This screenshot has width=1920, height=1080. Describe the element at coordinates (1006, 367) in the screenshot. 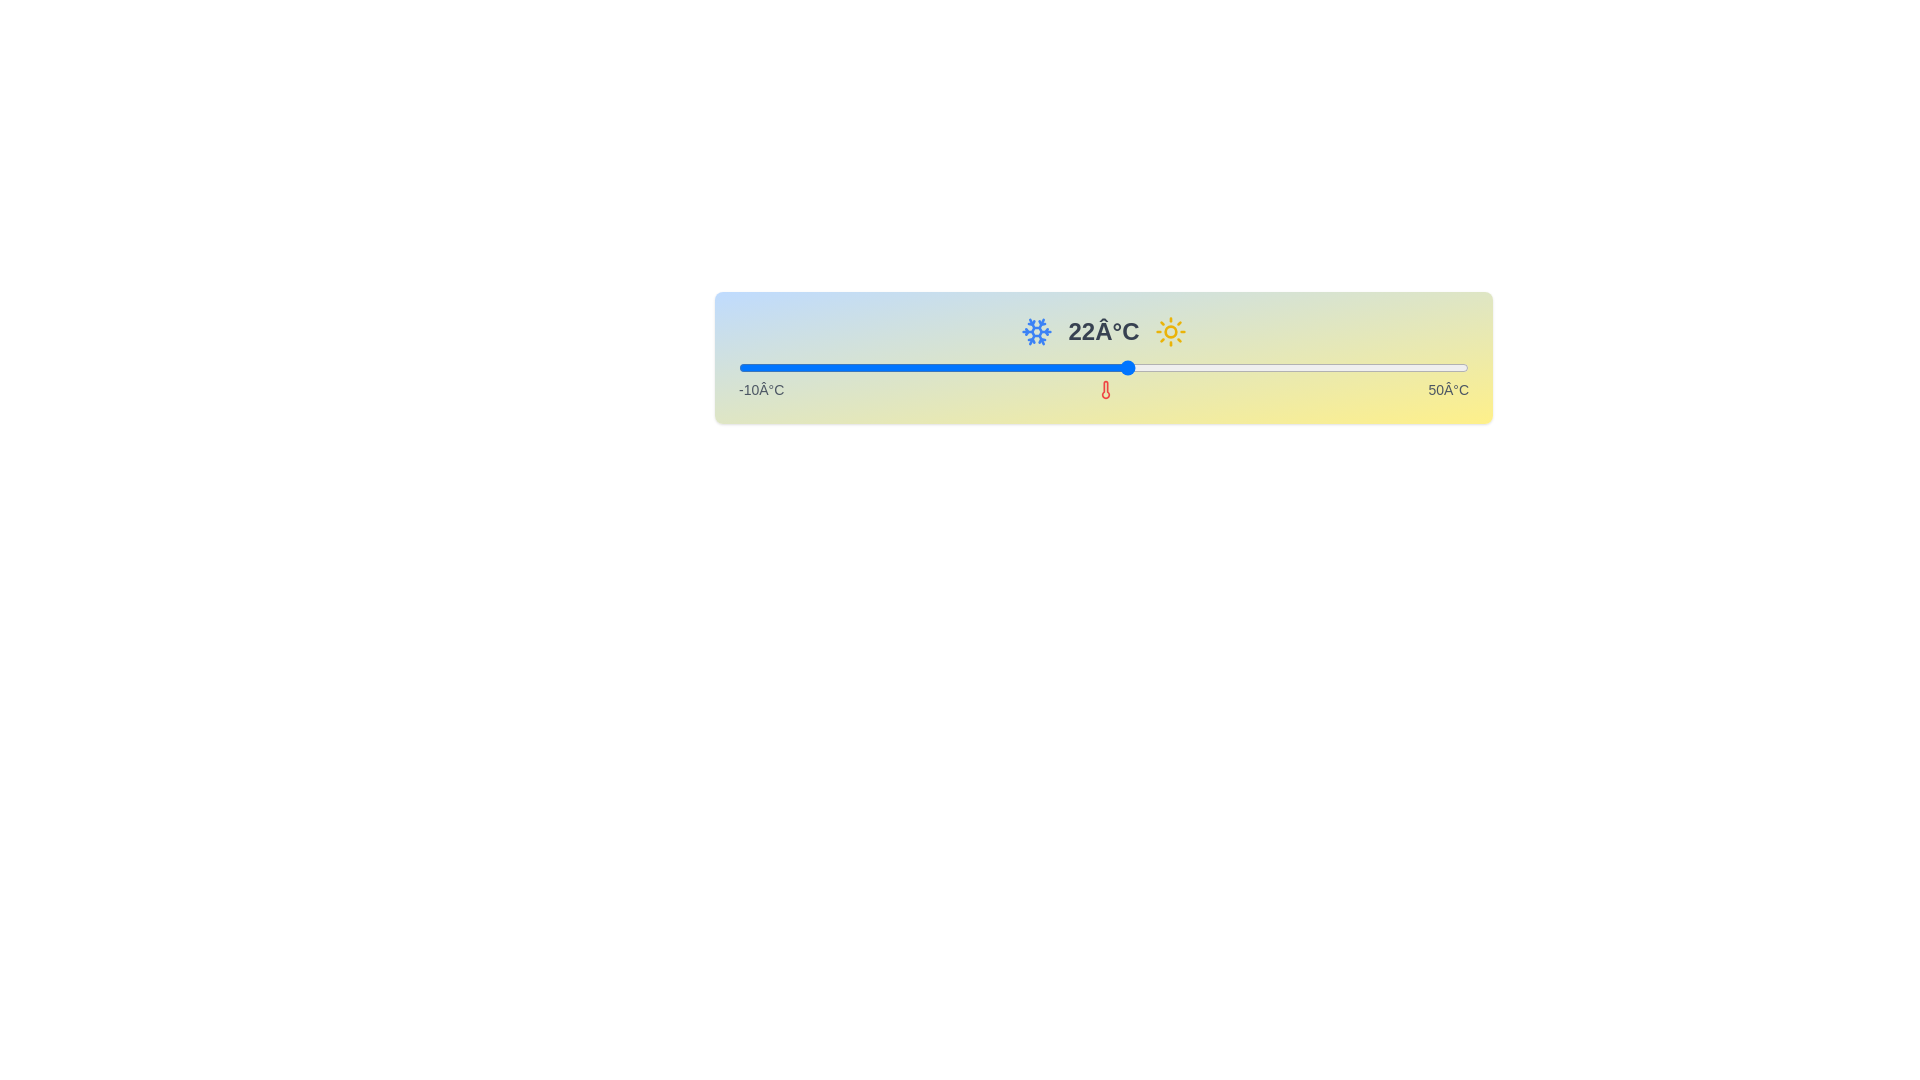

I see `the temperature slider to 12°C` at that location.